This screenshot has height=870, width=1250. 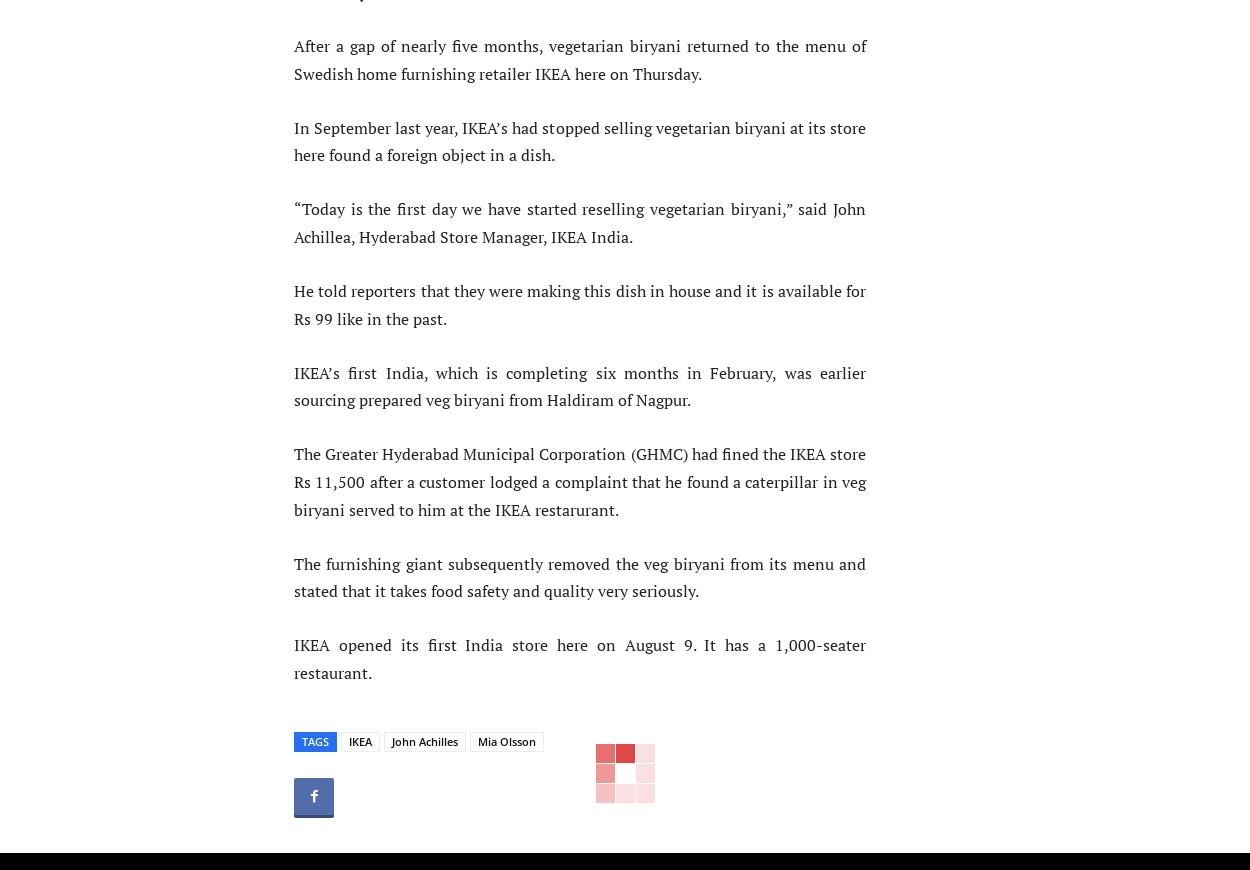 I want to click on '“Today is the first day we have started reselling vegetarian biryani,” said John Achillea, Hyderabad Store Manager, IKEA India.', so click(x=579, y=222).